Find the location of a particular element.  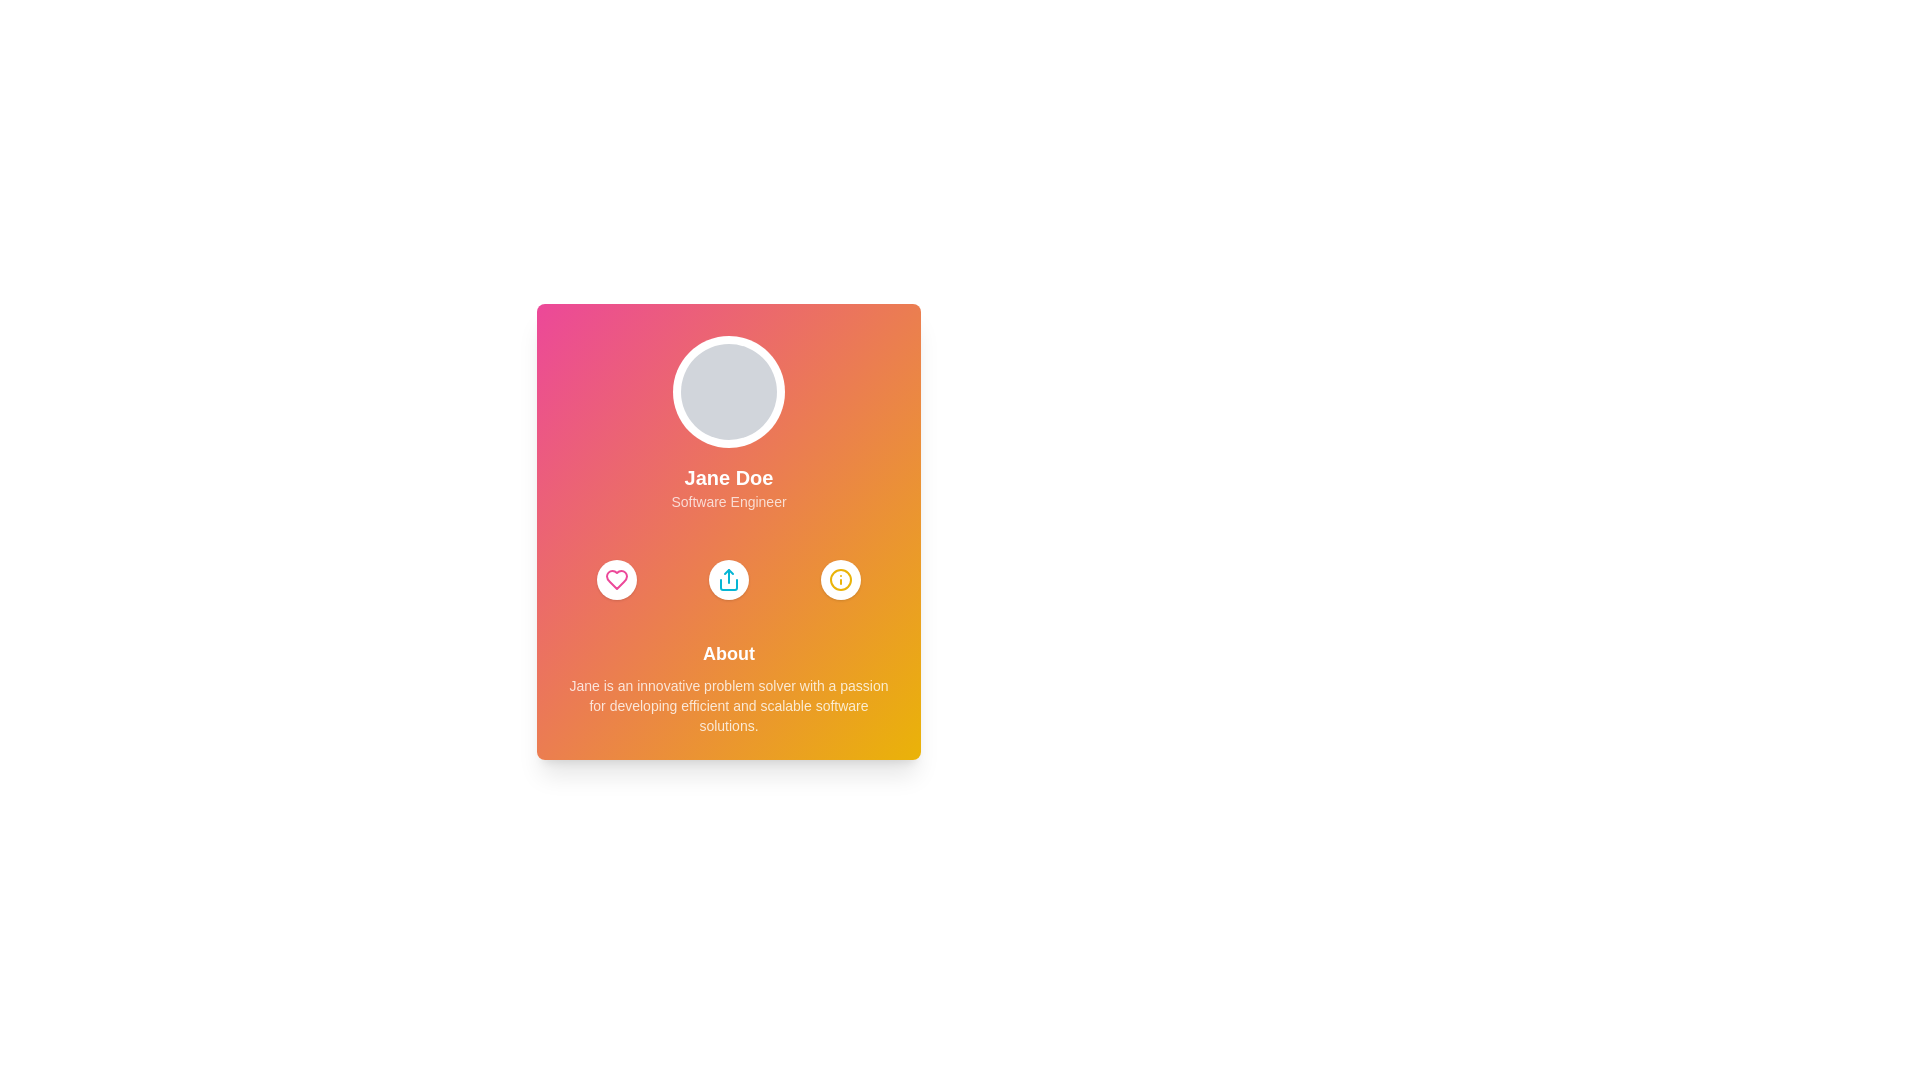

paragraph of text styled in a smaller font size with a lighter white color, positioned beneath the 'About' heading in the rectangular widget with a gradient background is located at coordinates (728, 704).